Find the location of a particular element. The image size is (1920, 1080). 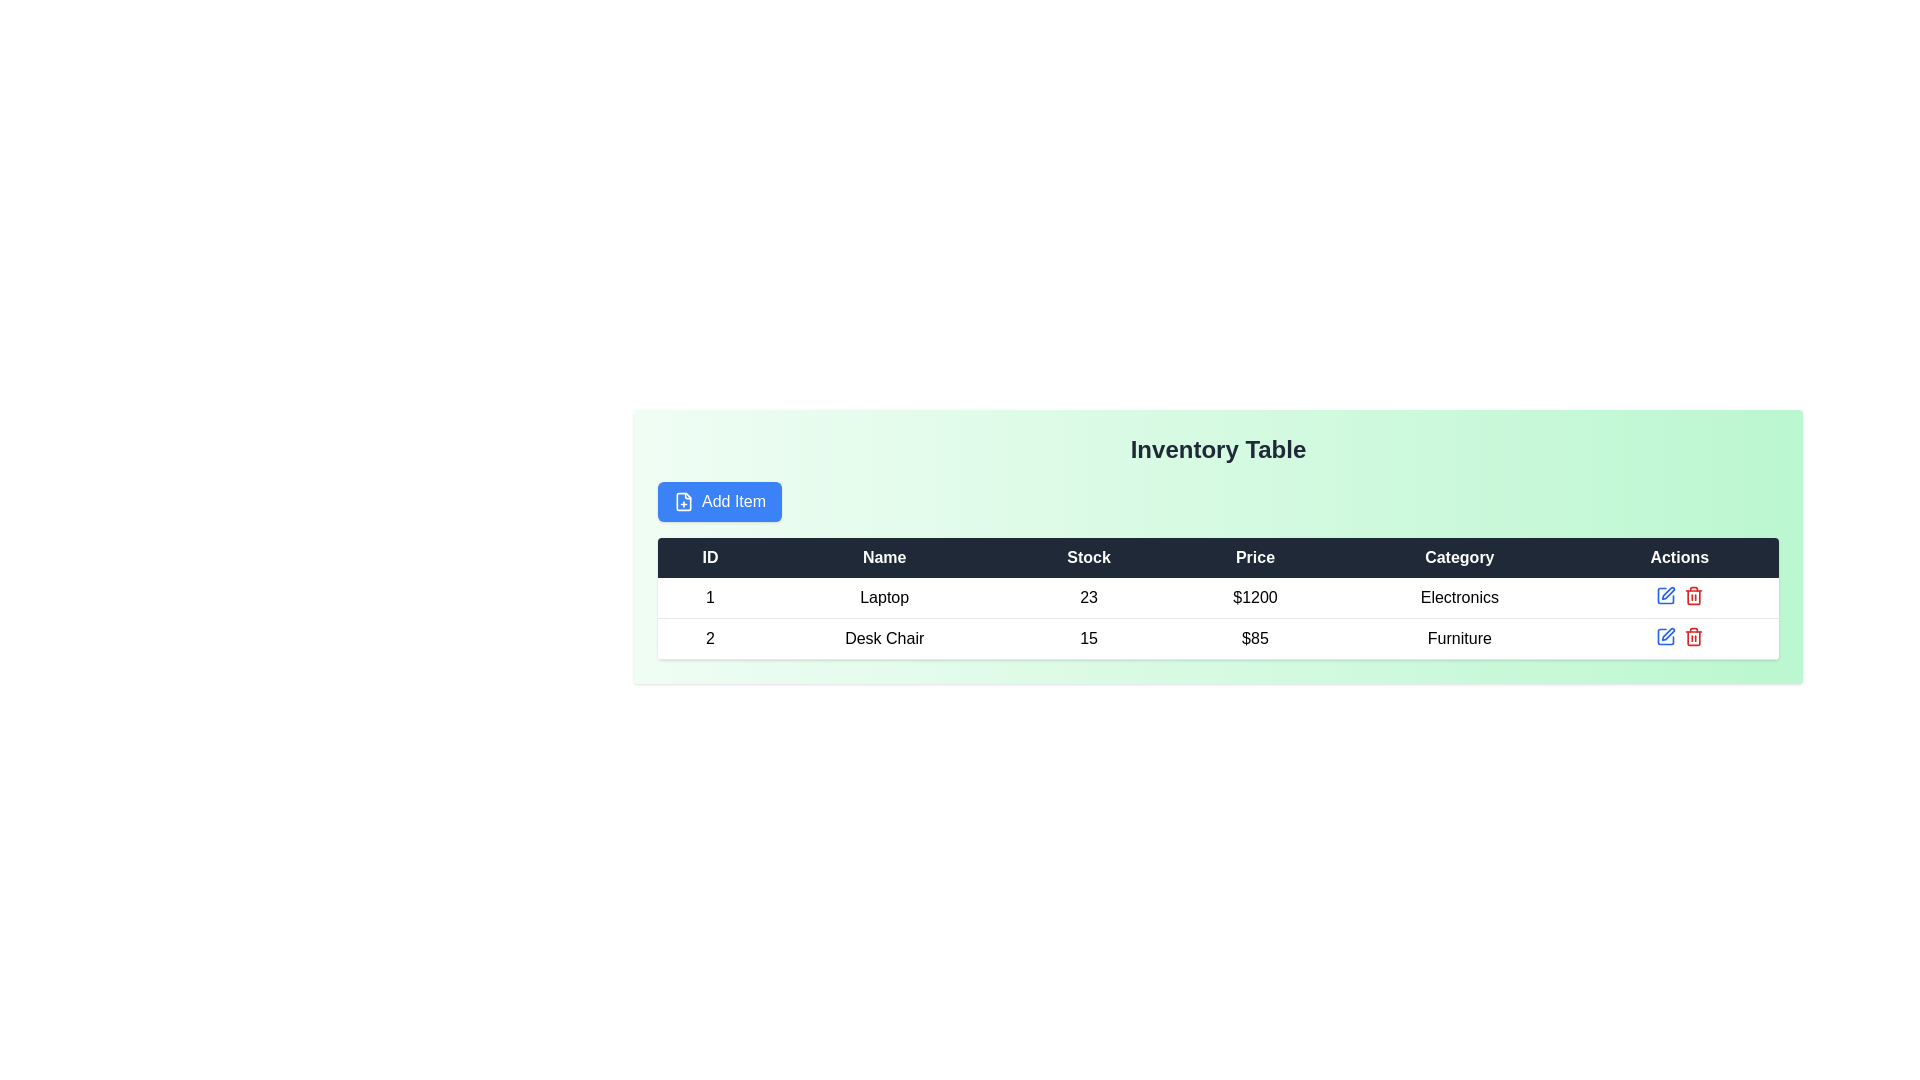

the second row of the inventory table containing the data items for 'Desk Chair', including ID, Name, Stock, Price, Category, and Actions is located at coordinates (1217, 617).